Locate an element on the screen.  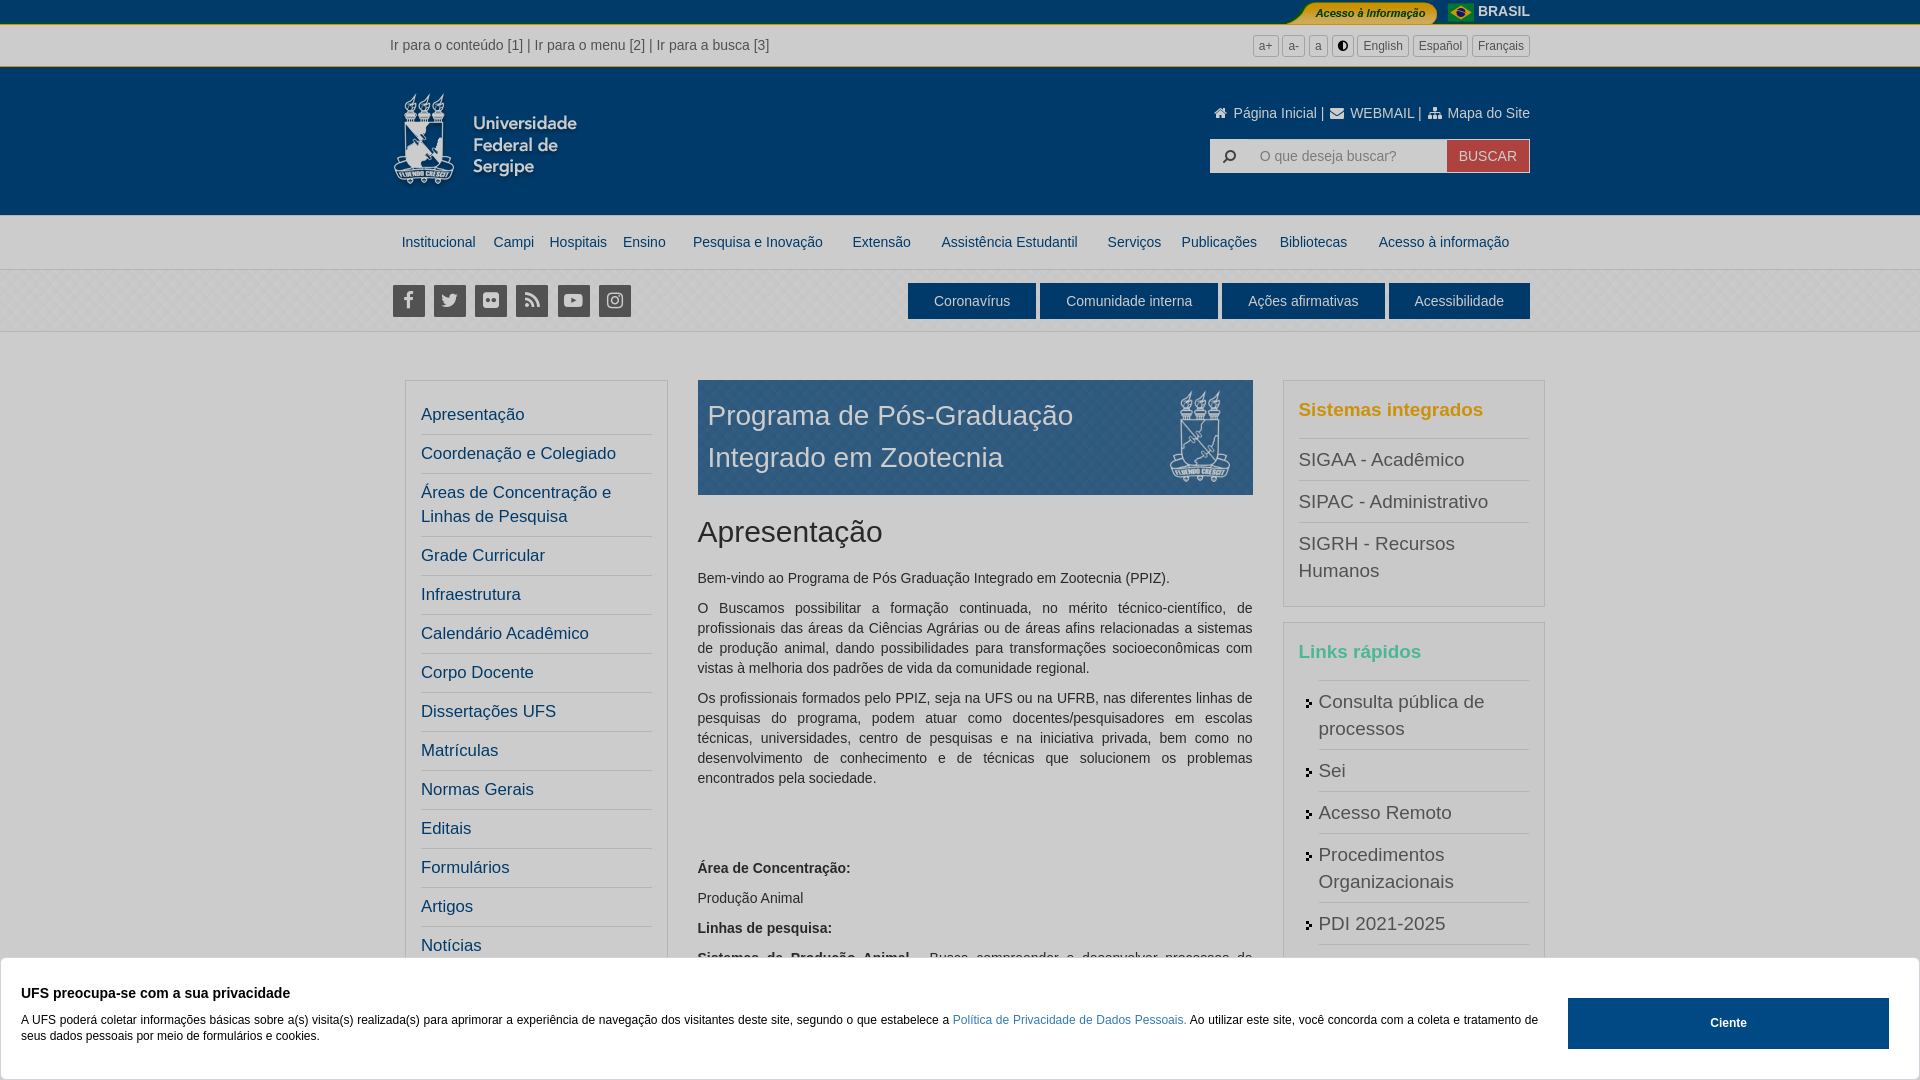
'SIPAC - Administrativo' is located at coordinates (1391, 500).